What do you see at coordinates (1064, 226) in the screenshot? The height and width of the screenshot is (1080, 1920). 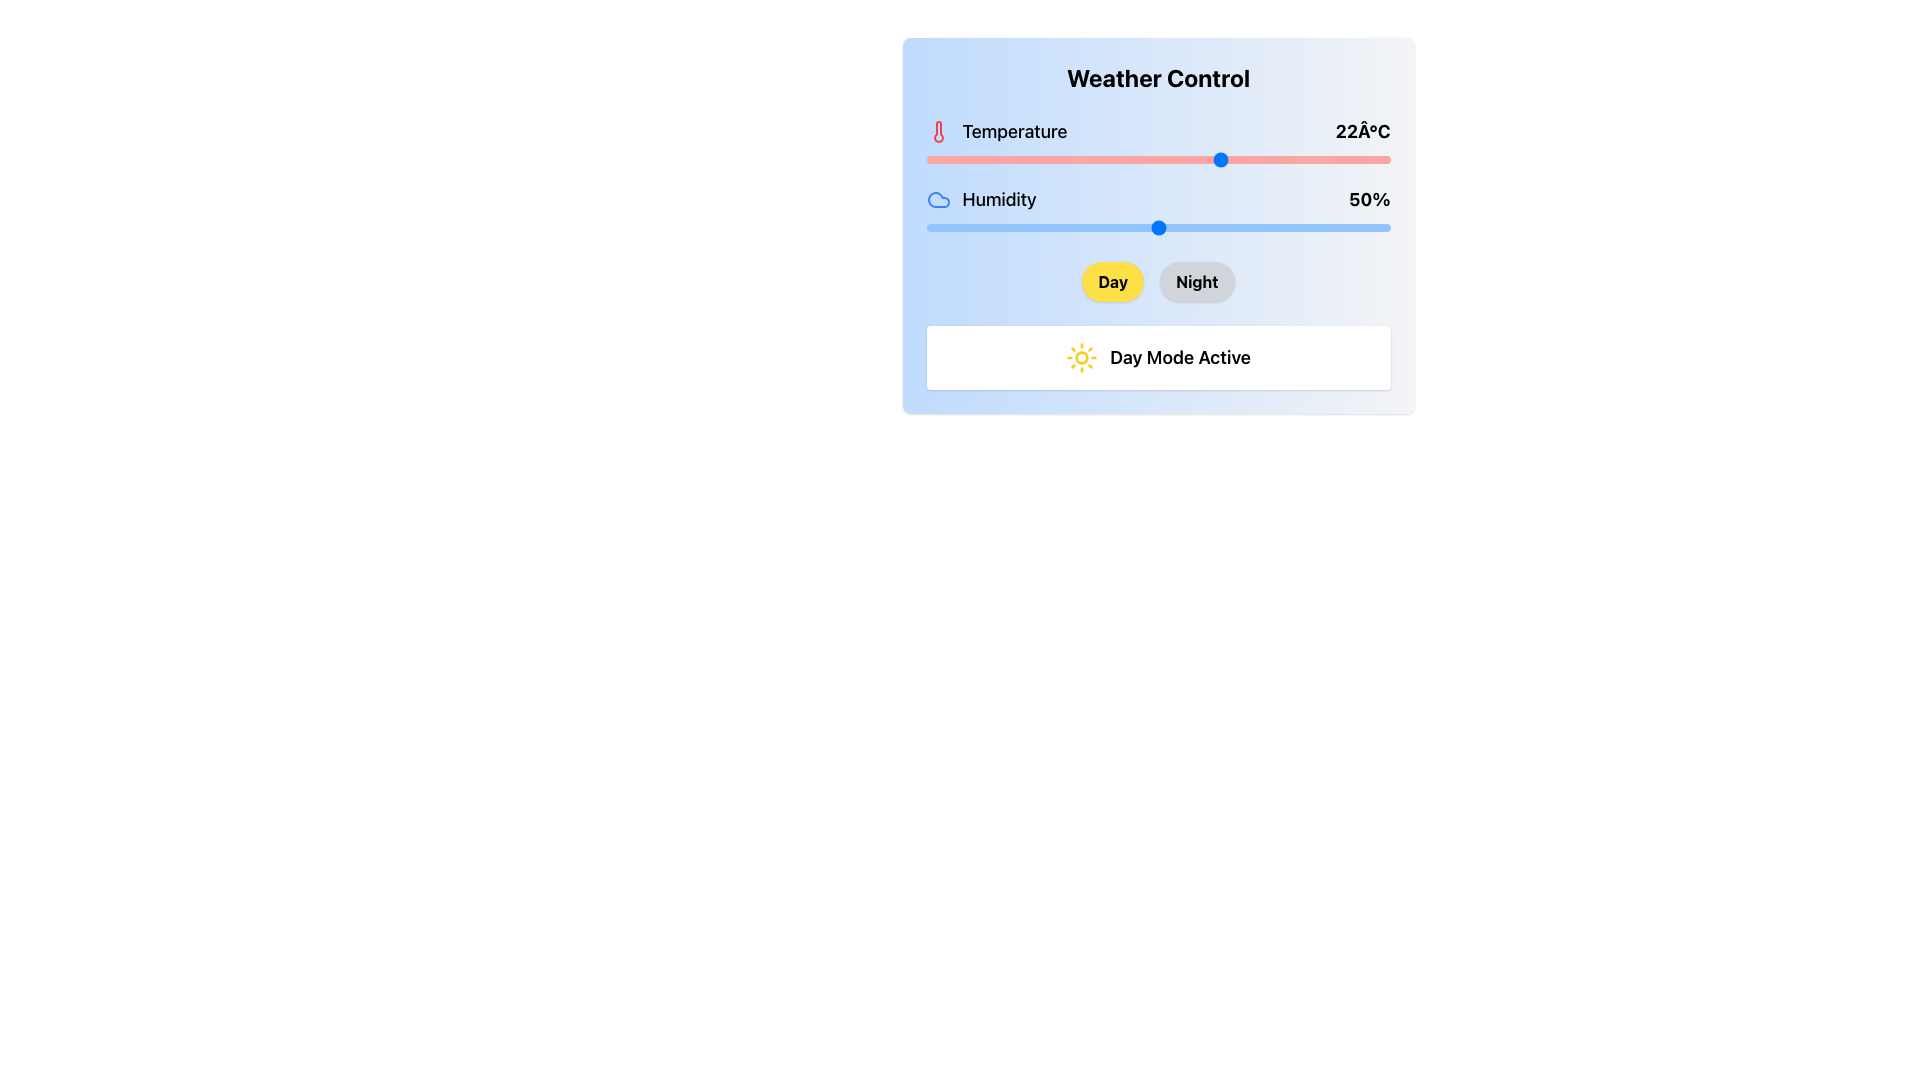 I see `the humidity level` at bounding box center [1064, 226].